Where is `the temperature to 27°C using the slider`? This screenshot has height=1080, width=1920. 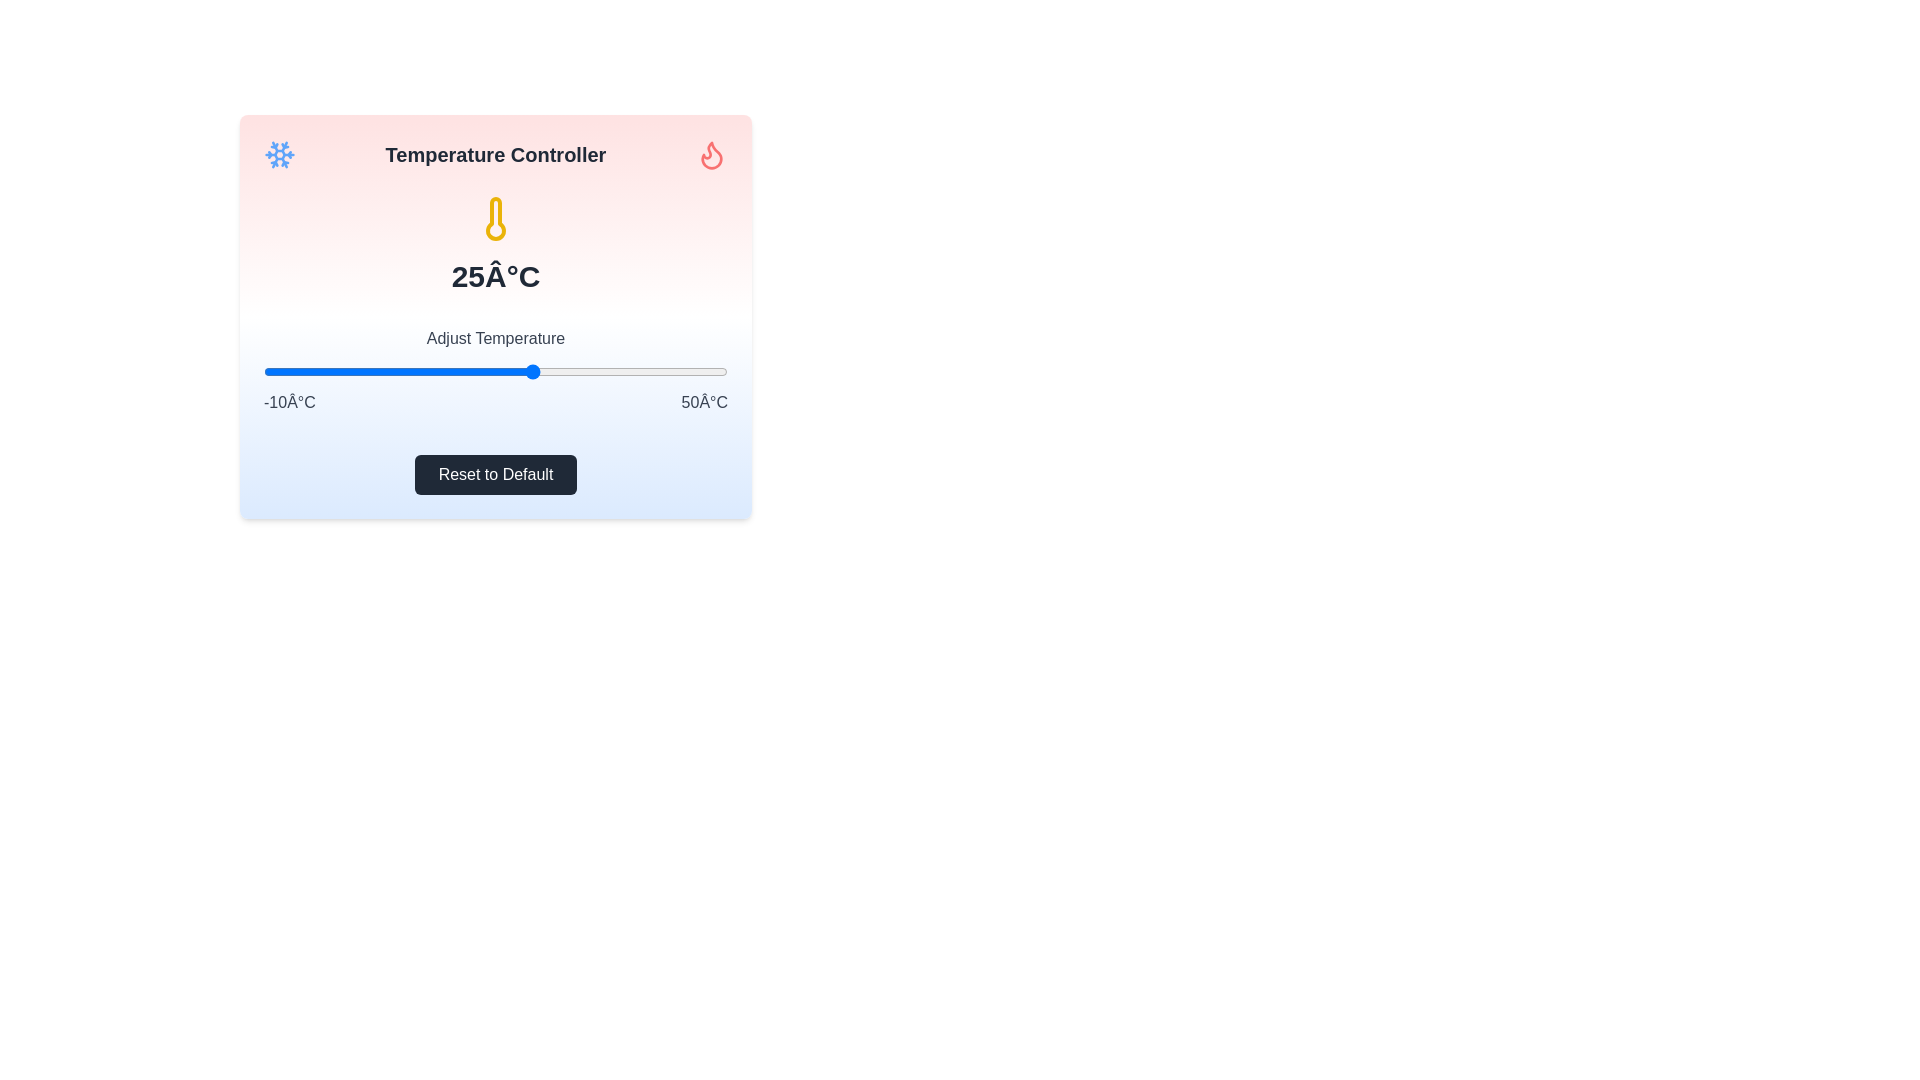 the temperature to 27°C using the slider is located at coordinates (550, 371).